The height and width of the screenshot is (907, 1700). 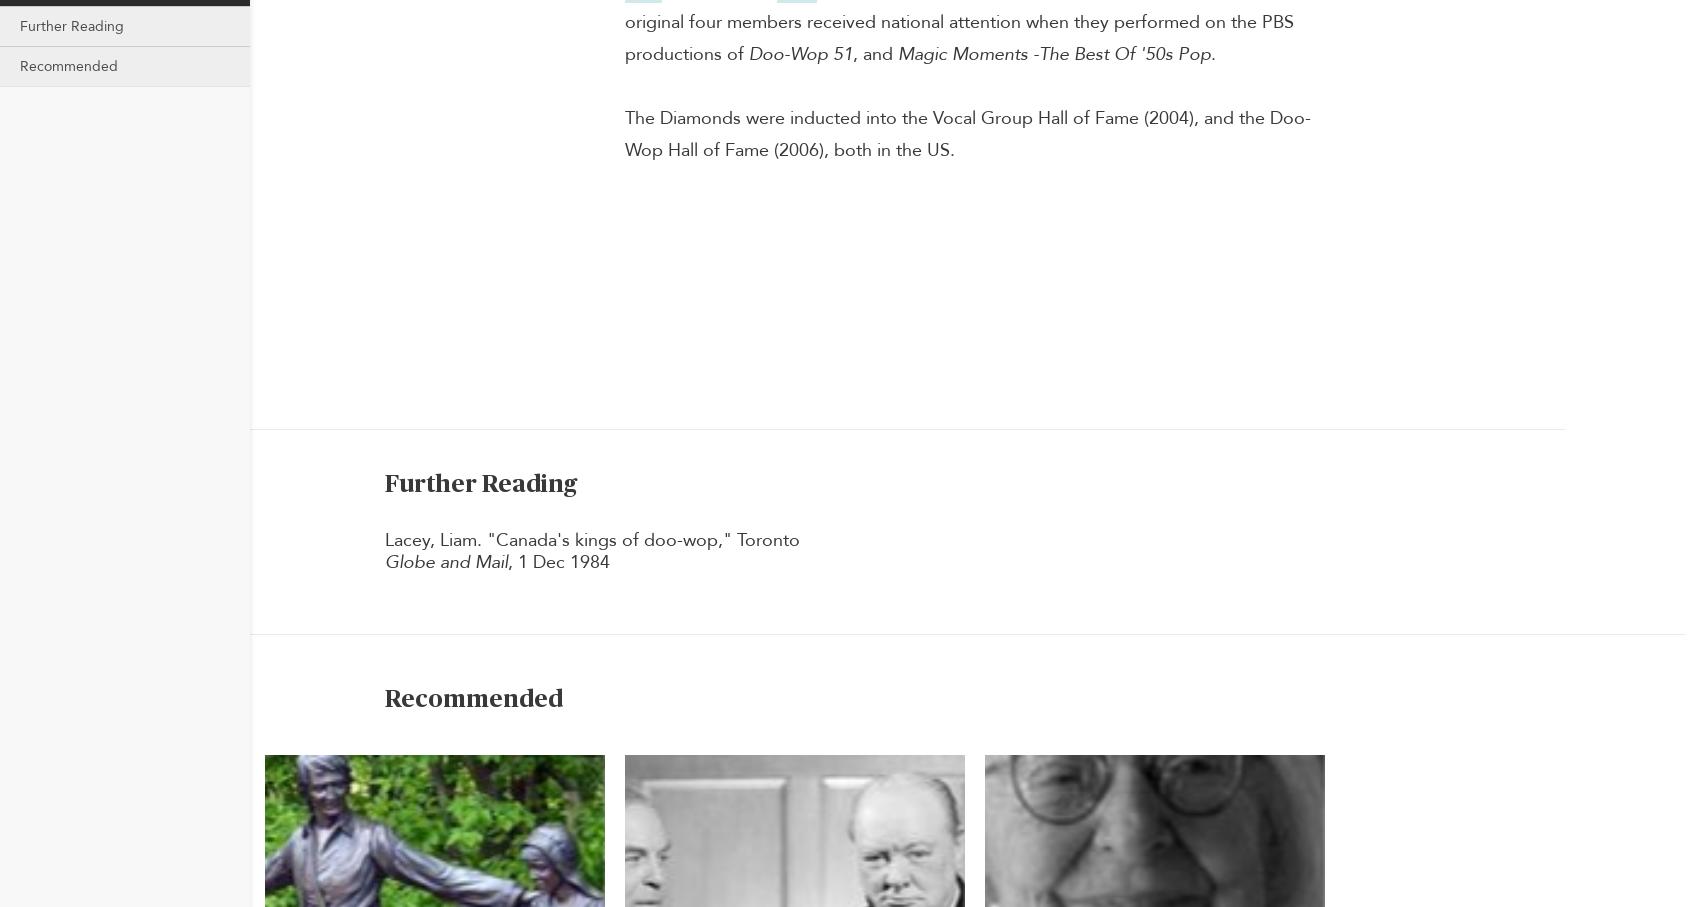 What do you see at coordinates (442, 135) in the screenshot?
I see `'Historica Canada'` at bounding box center [442, 135].